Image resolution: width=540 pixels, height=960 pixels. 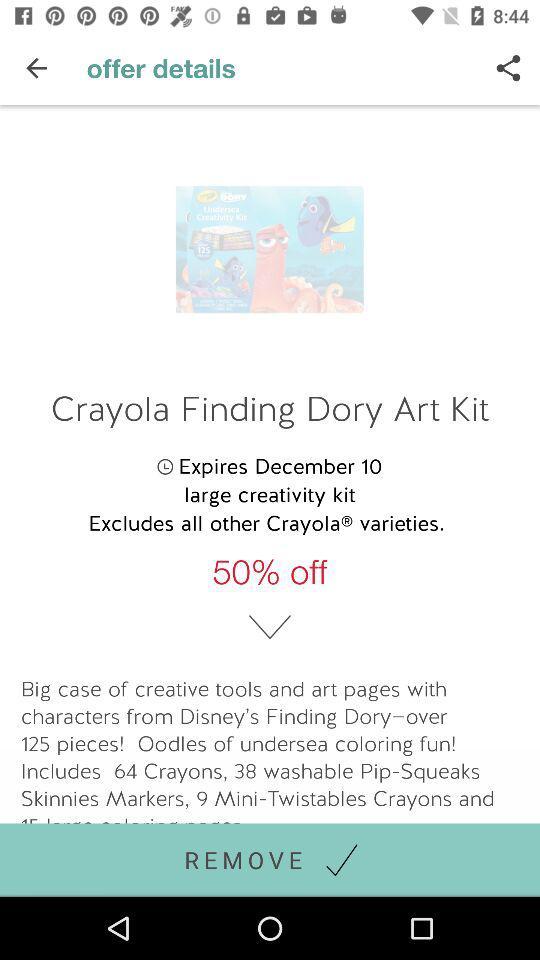 What do you see at coordinates (36, 68) in the screenshot?
I see `the icon next to the offer details icon` at bounding box center [36, 68].